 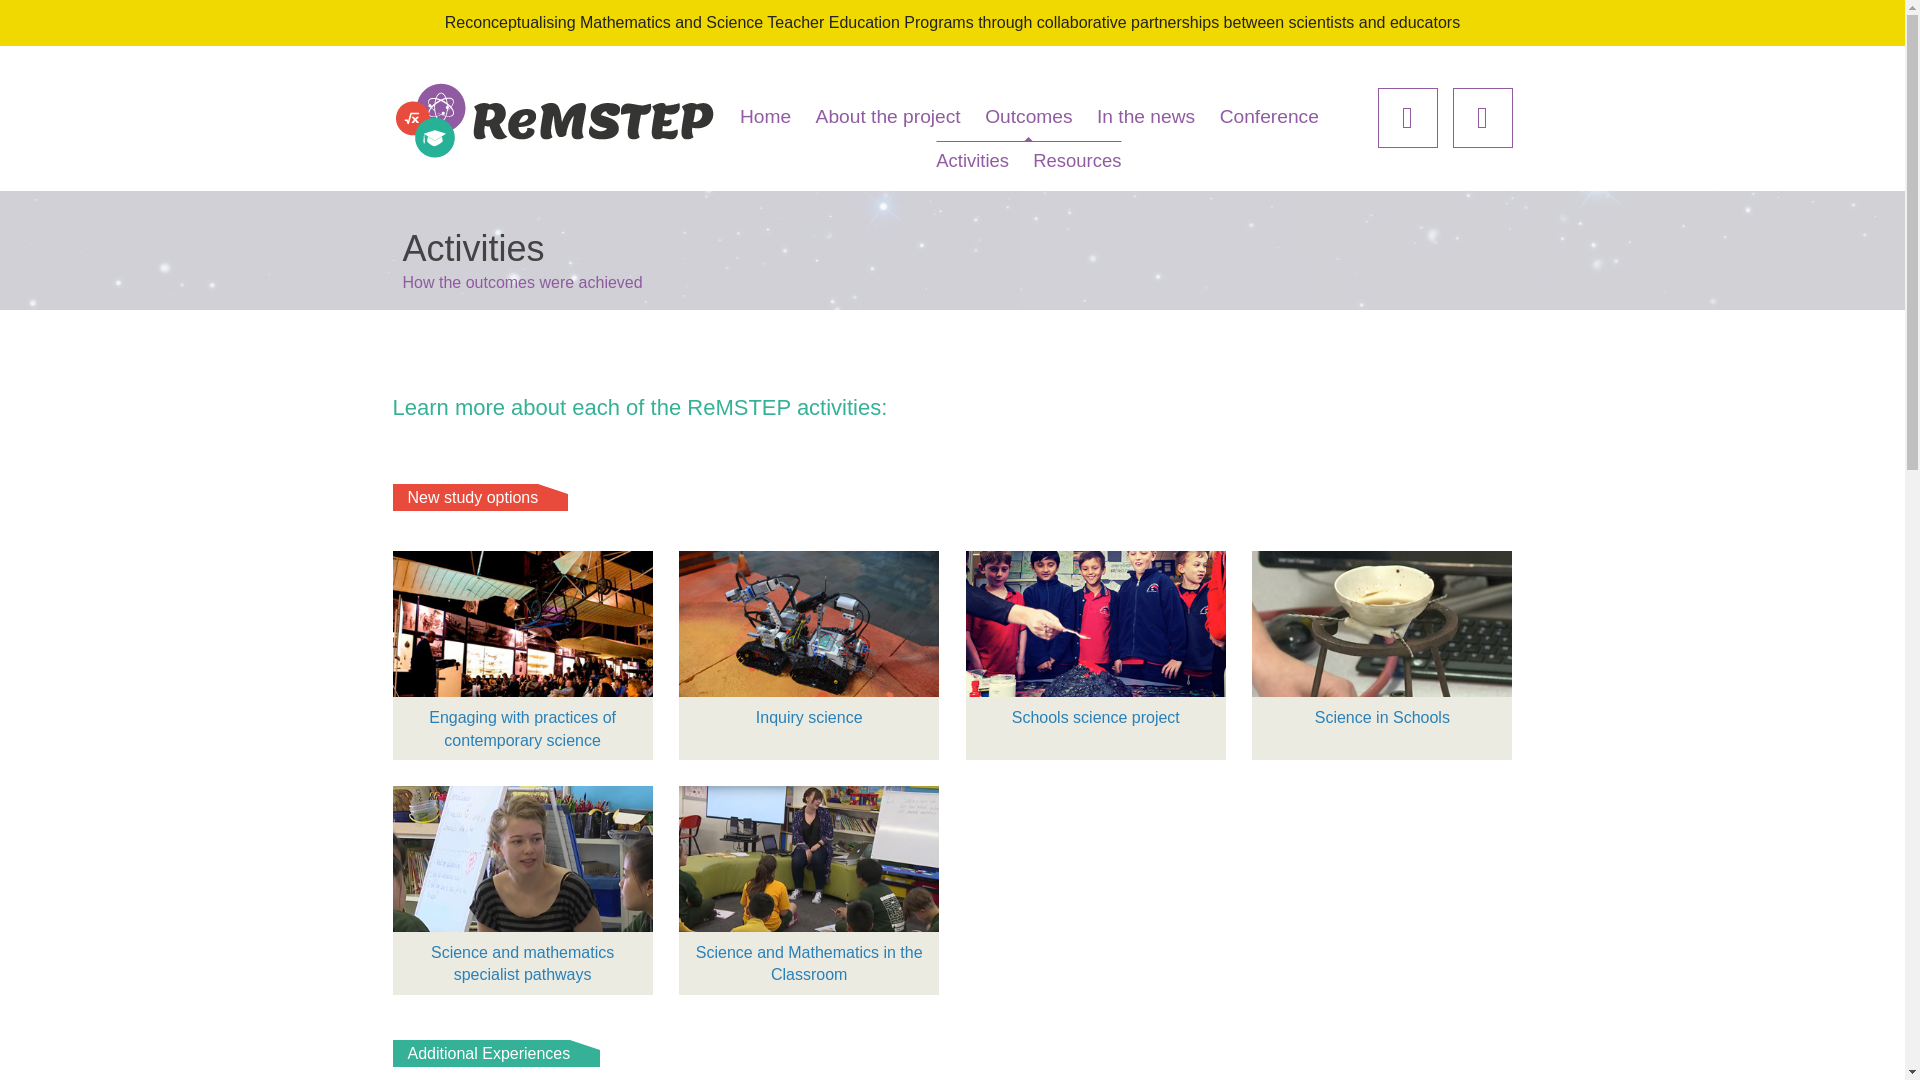 What do you see at coordinates (522, 889) in the screenshot?
I see `'Science and mathematics specialist pathways'` at bounding box center [522, 889].